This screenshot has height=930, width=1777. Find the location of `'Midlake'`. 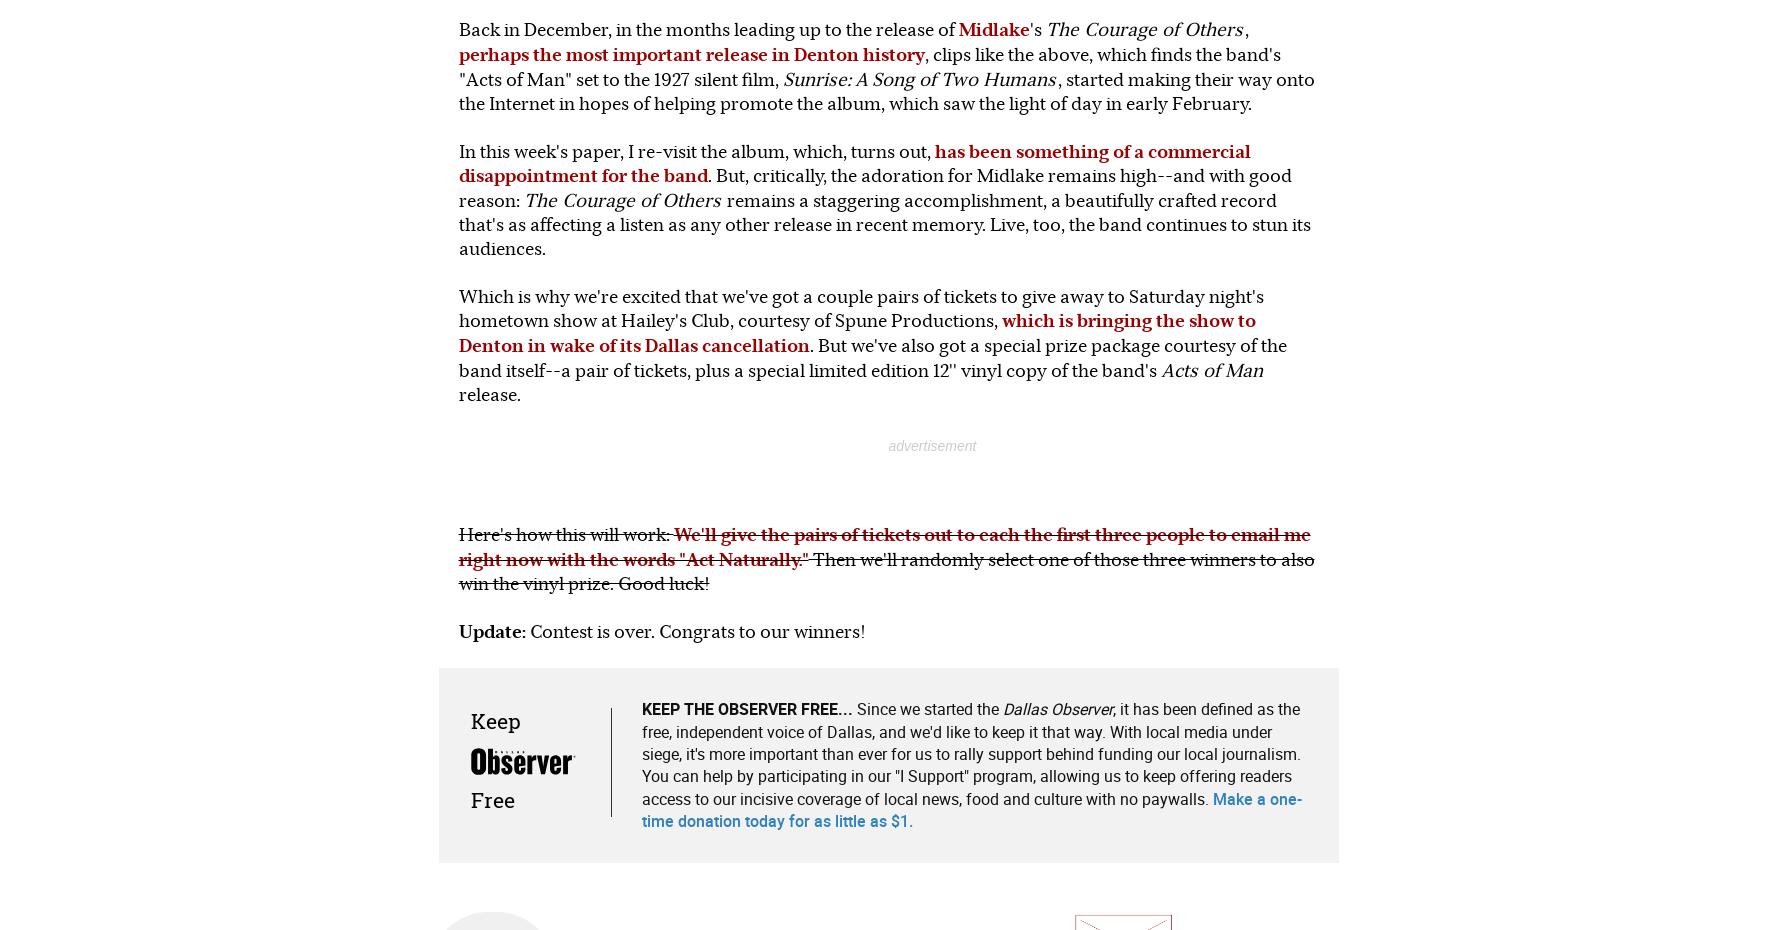

'Midlake' is located at coordinates (992, 28).